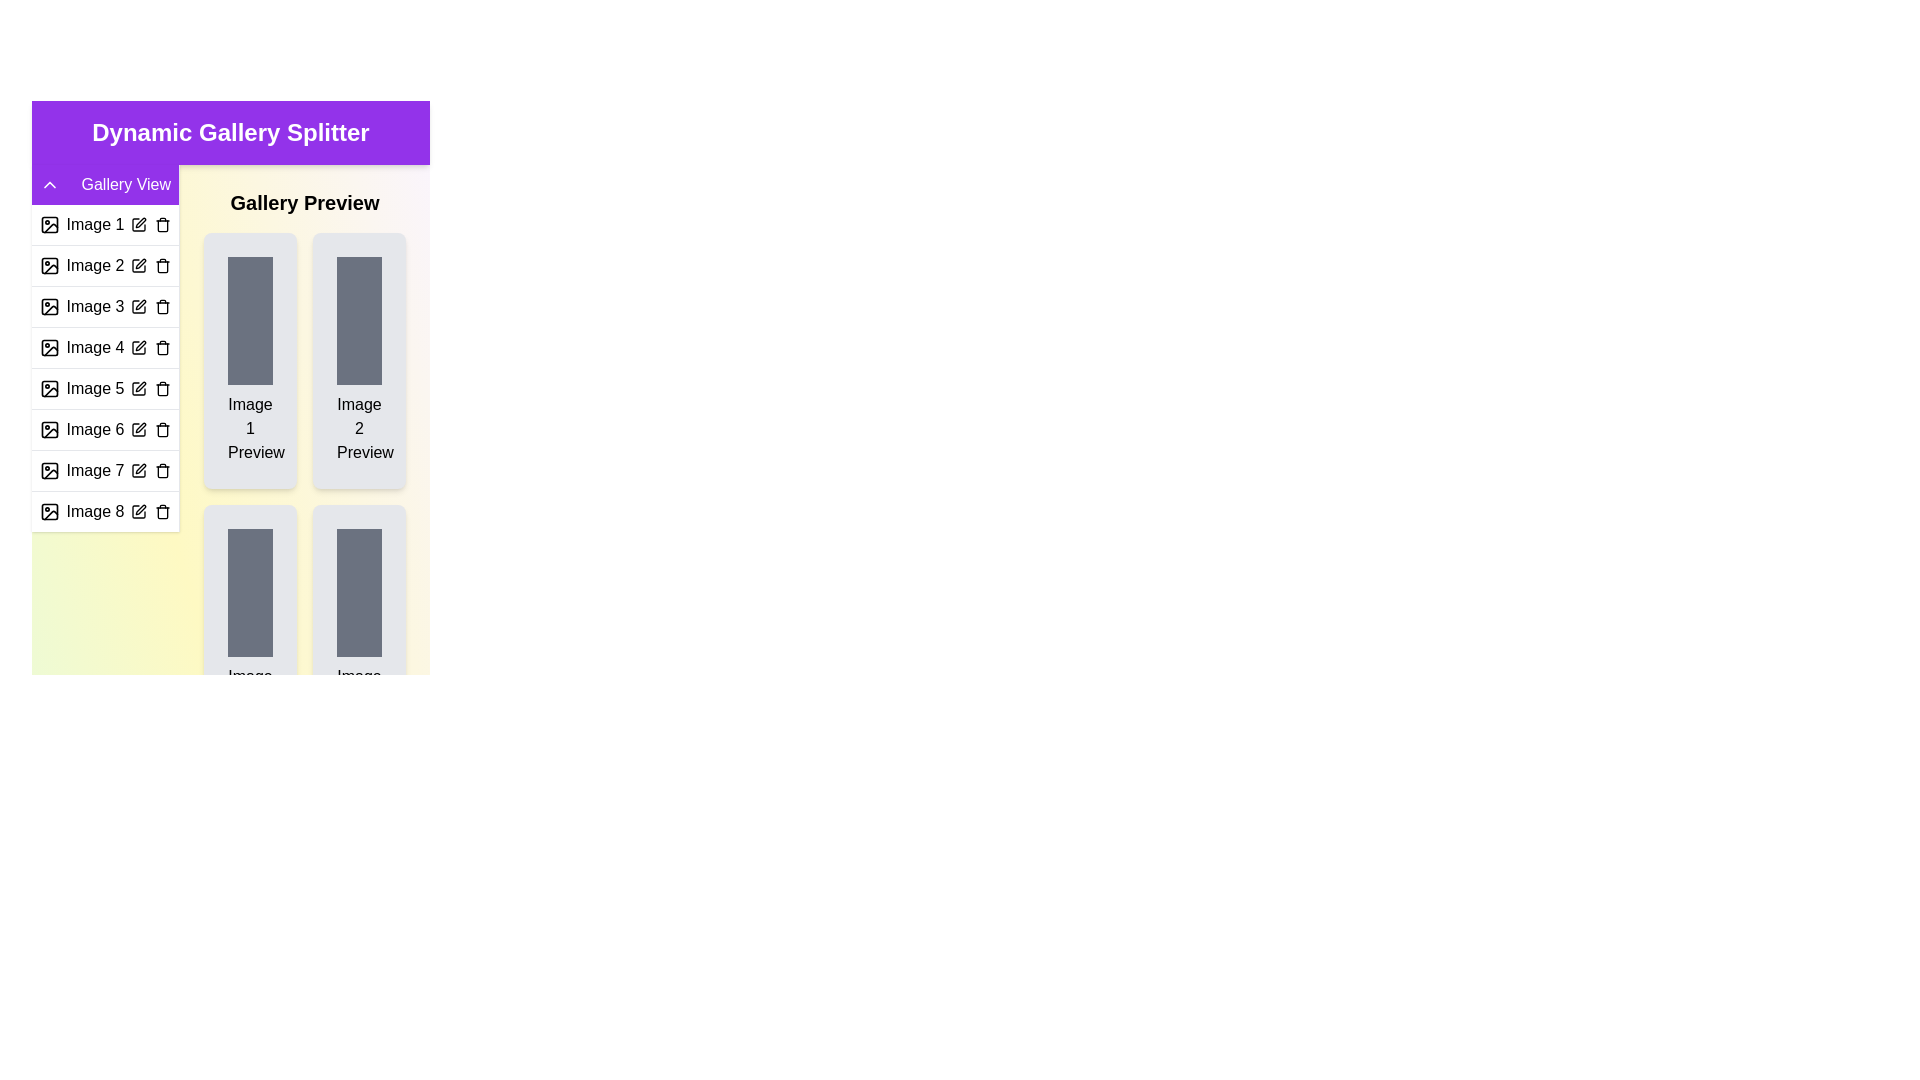 Image resolution: width=1920 pixels, height=1080 pixels. What do you see at coordinates (249, 427) in the screenshot?
I see `the Text Label that serves as a descriptor for the associated image preview, located below a gray placeholder image in the first column and first row of the 'Gallery Preview' grid` at bounding box center [249, 427].